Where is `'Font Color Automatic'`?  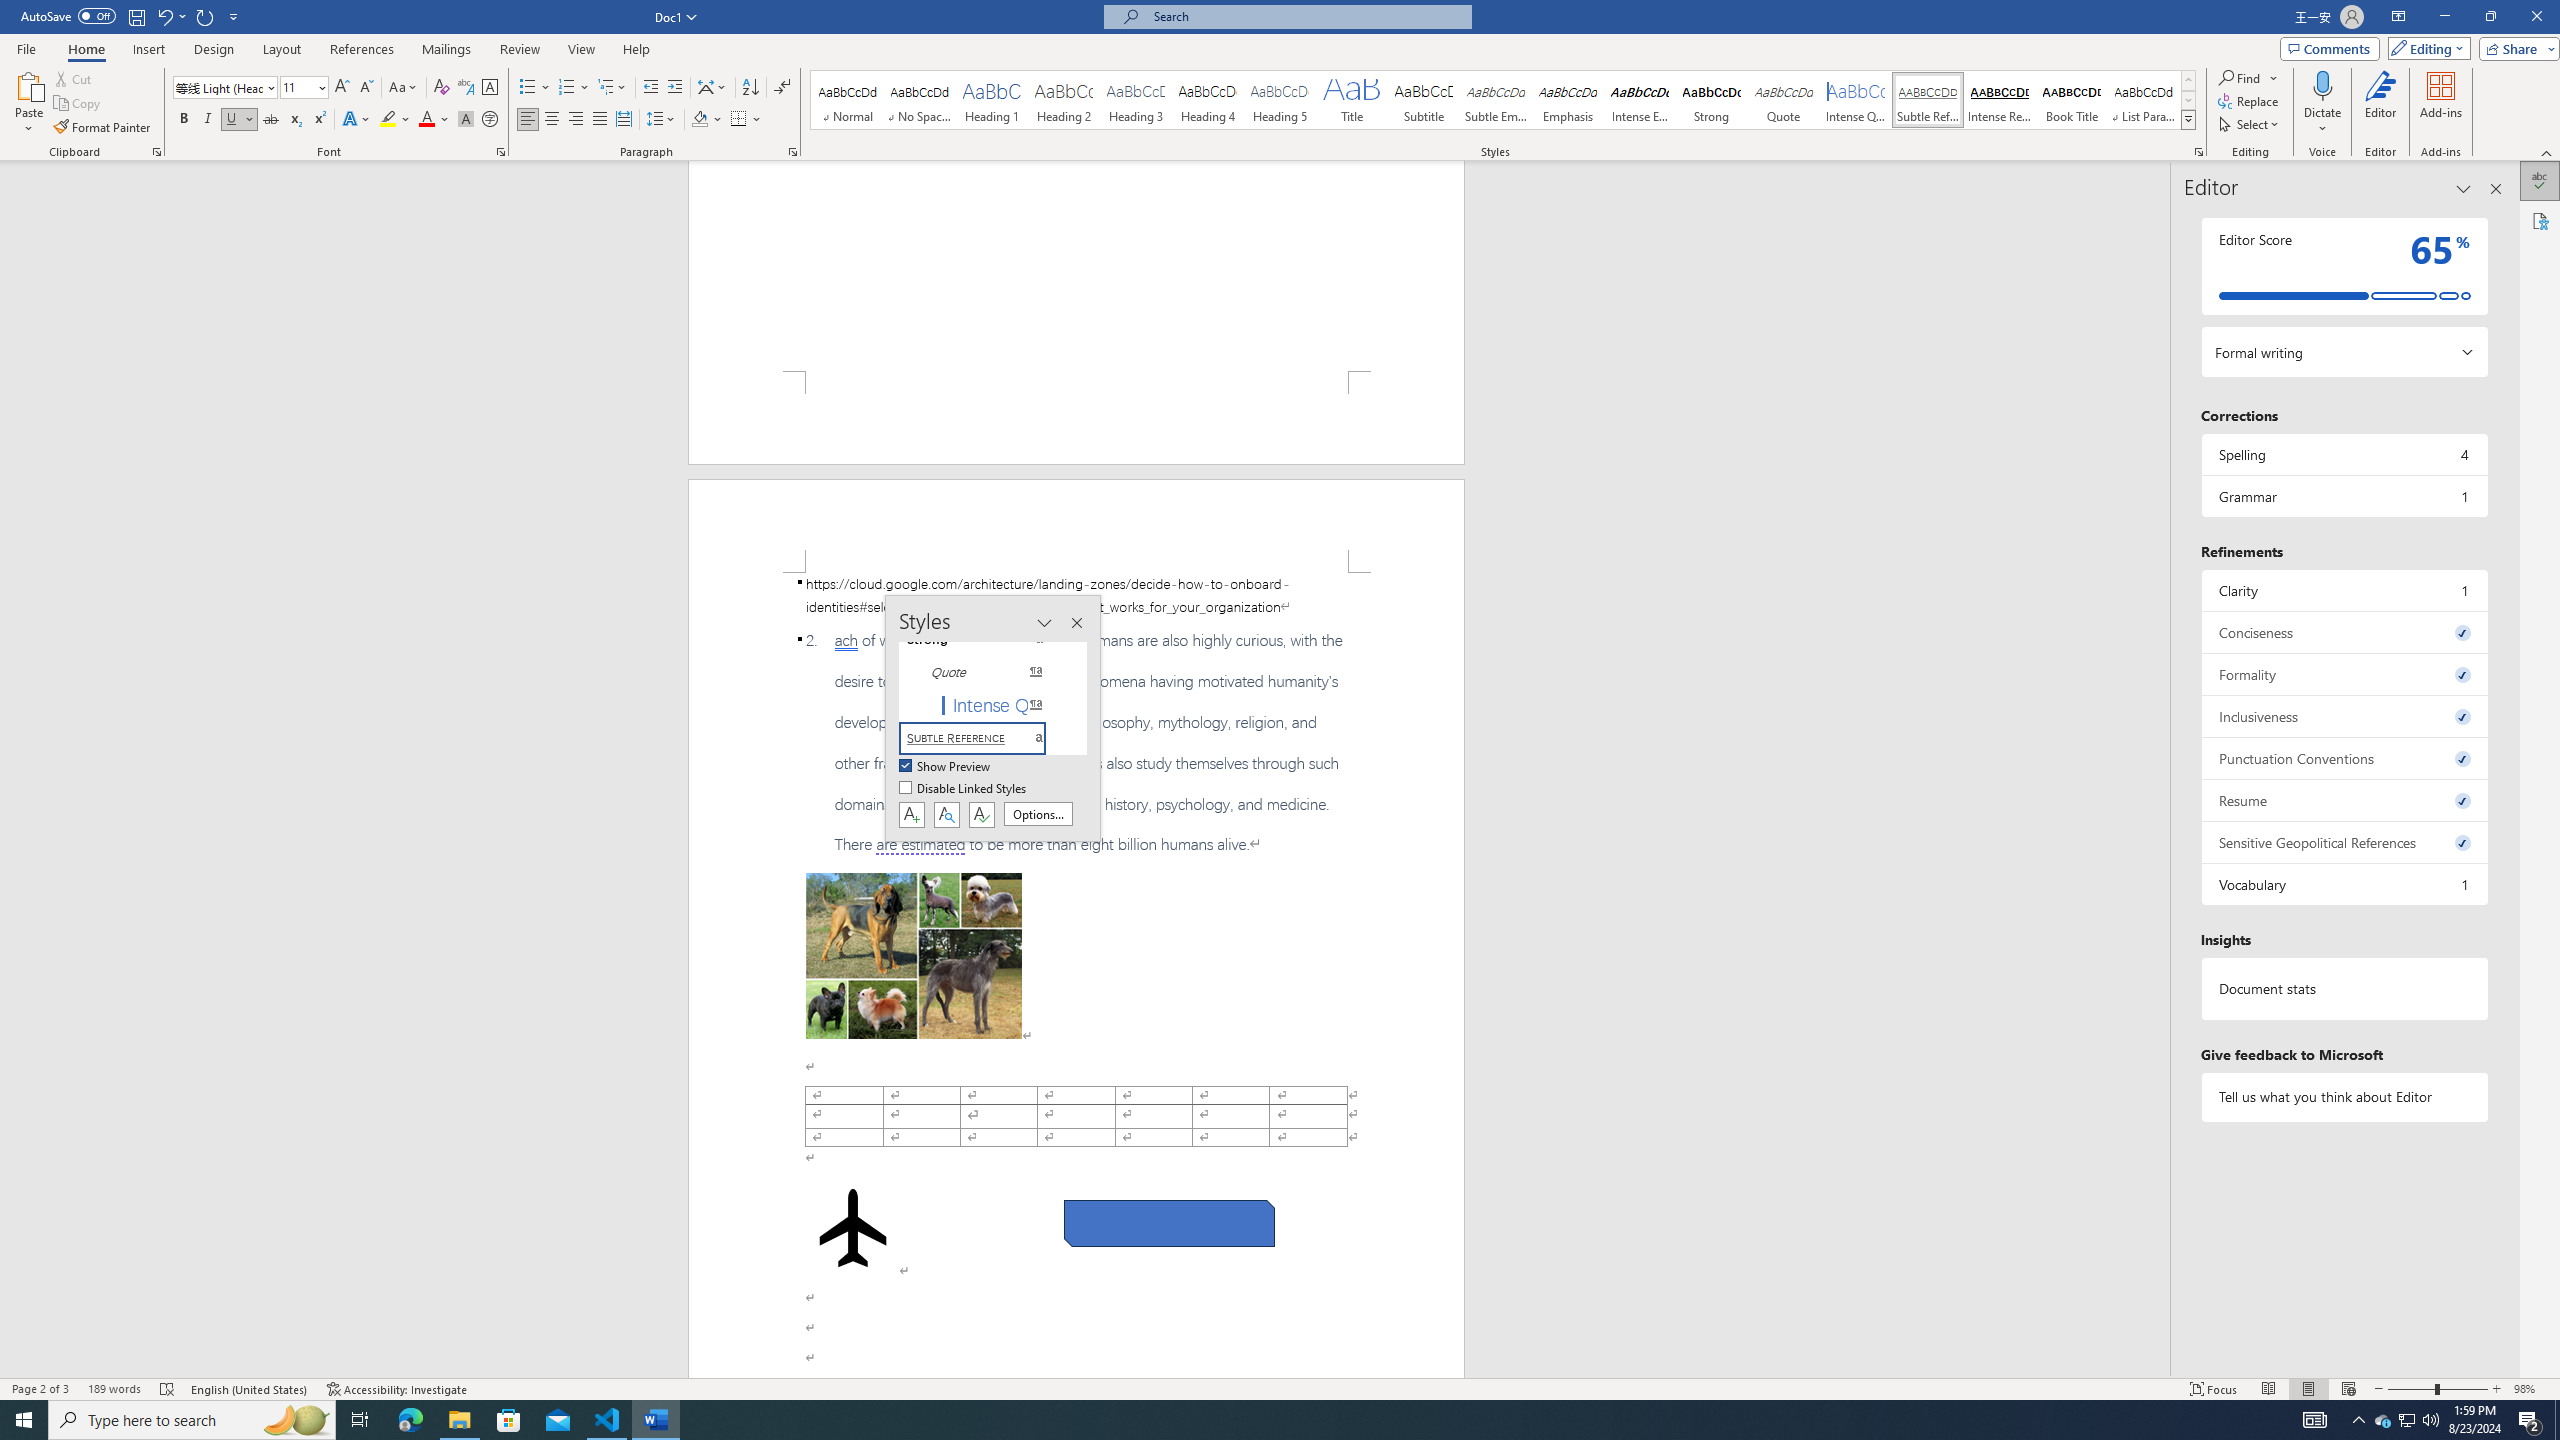 'Font Color Automatic' is located at coordinates (425, 118).